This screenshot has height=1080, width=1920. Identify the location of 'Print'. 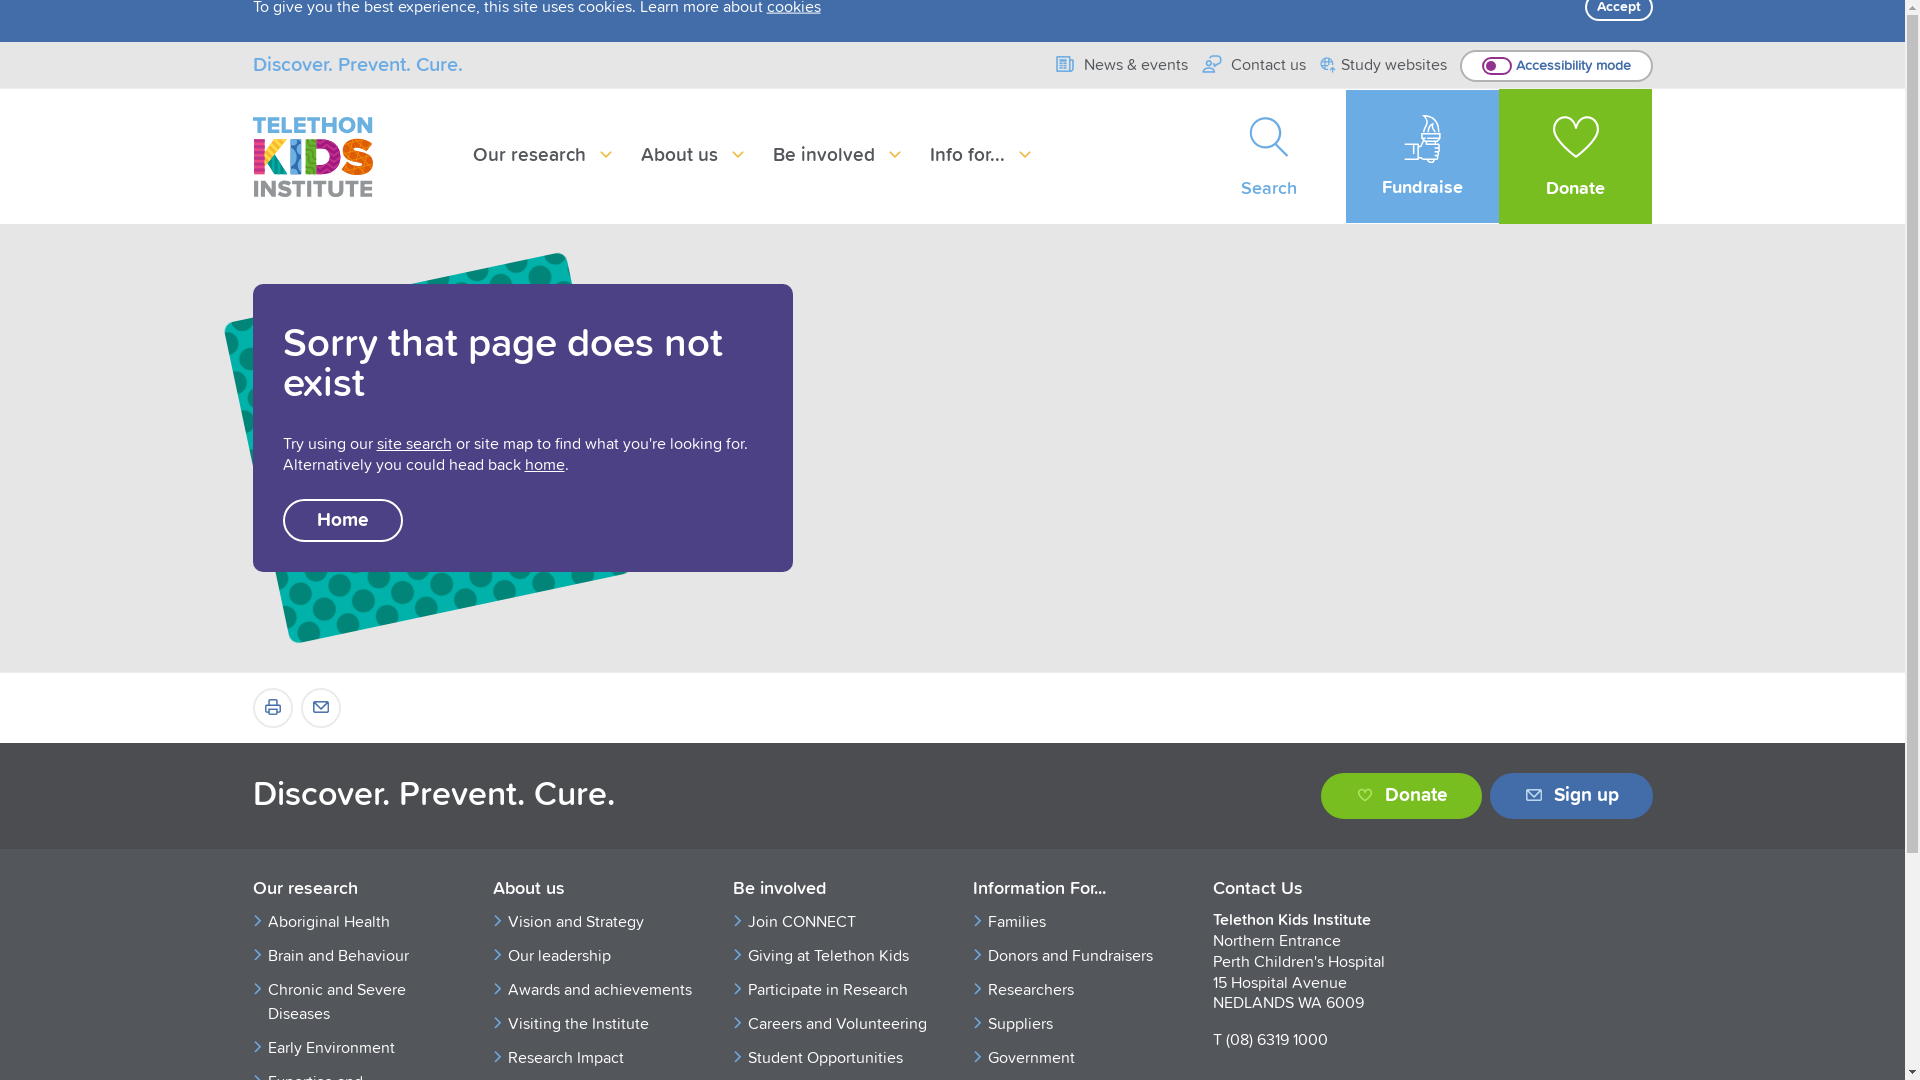
(271, 707).